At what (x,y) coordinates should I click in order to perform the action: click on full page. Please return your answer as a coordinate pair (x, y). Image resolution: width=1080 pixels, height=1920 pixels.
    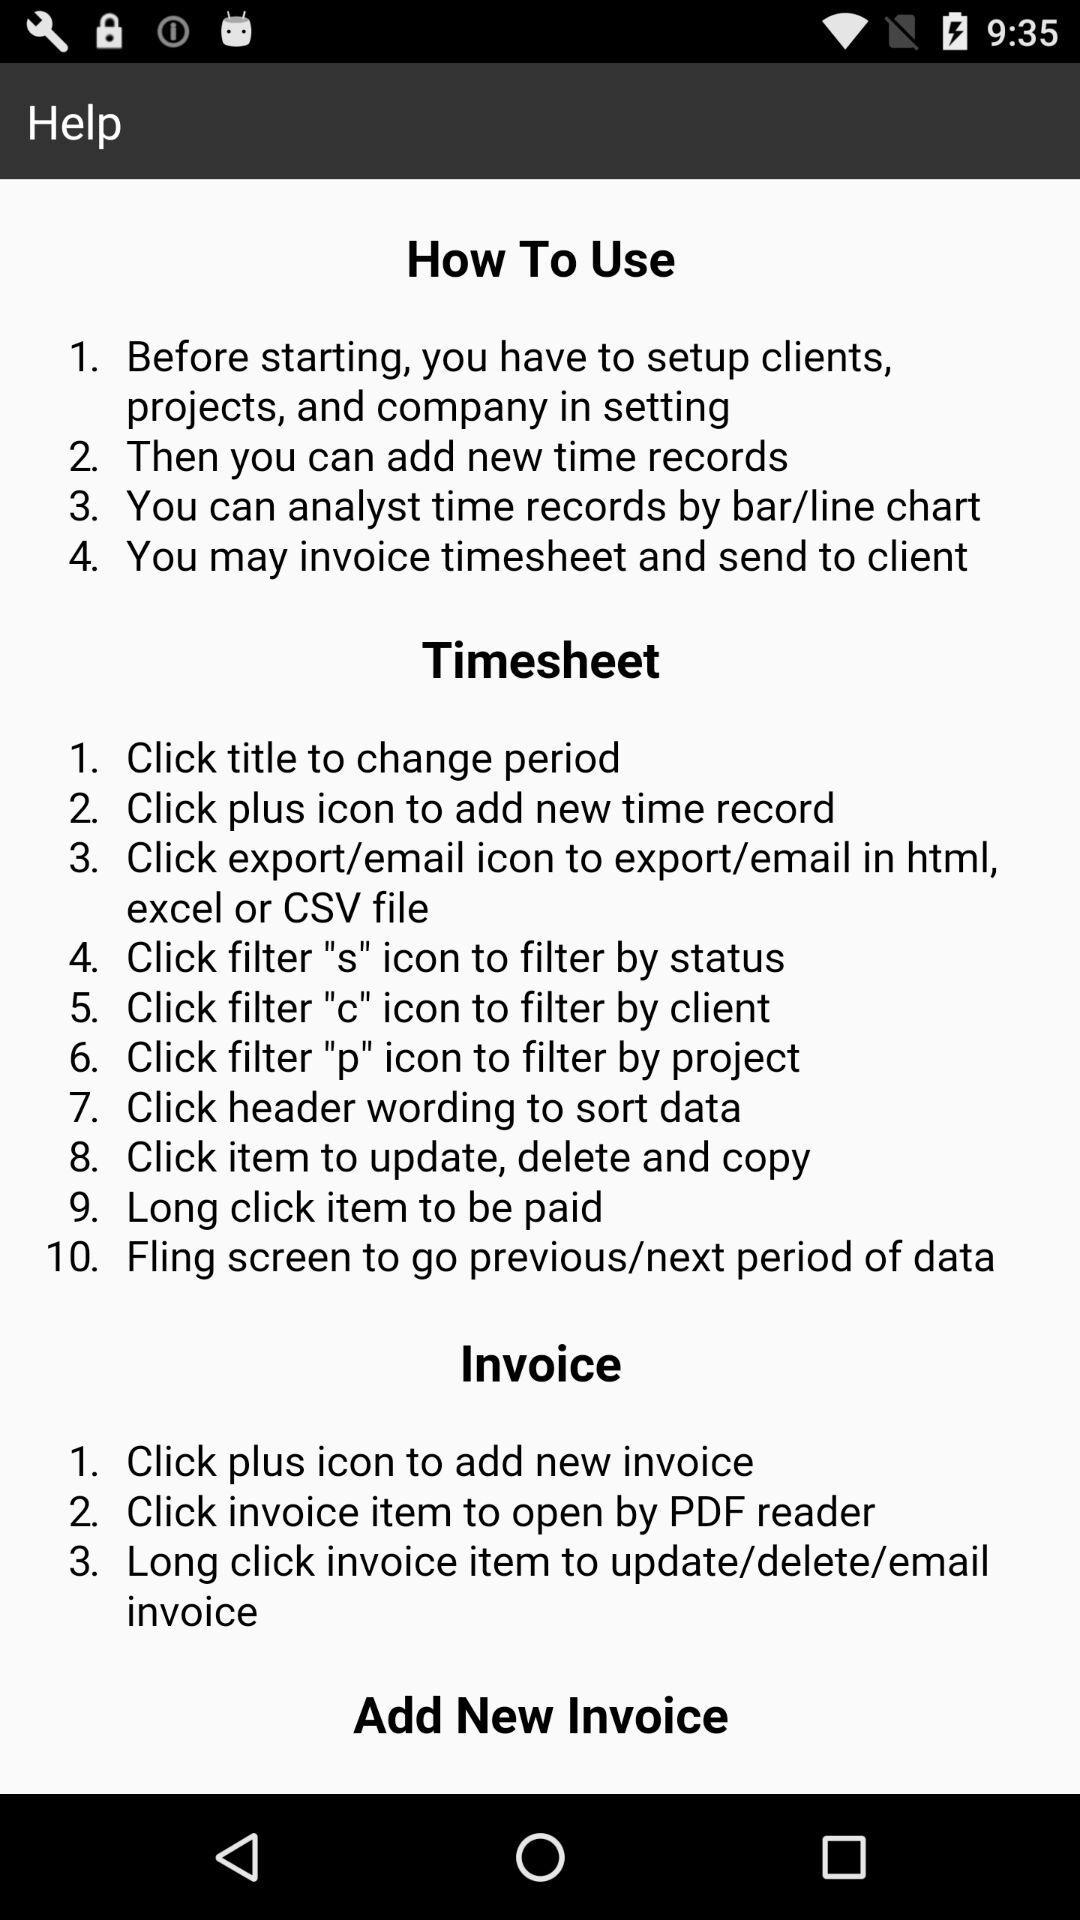
    Looking at the image, I should click on (540, 986).